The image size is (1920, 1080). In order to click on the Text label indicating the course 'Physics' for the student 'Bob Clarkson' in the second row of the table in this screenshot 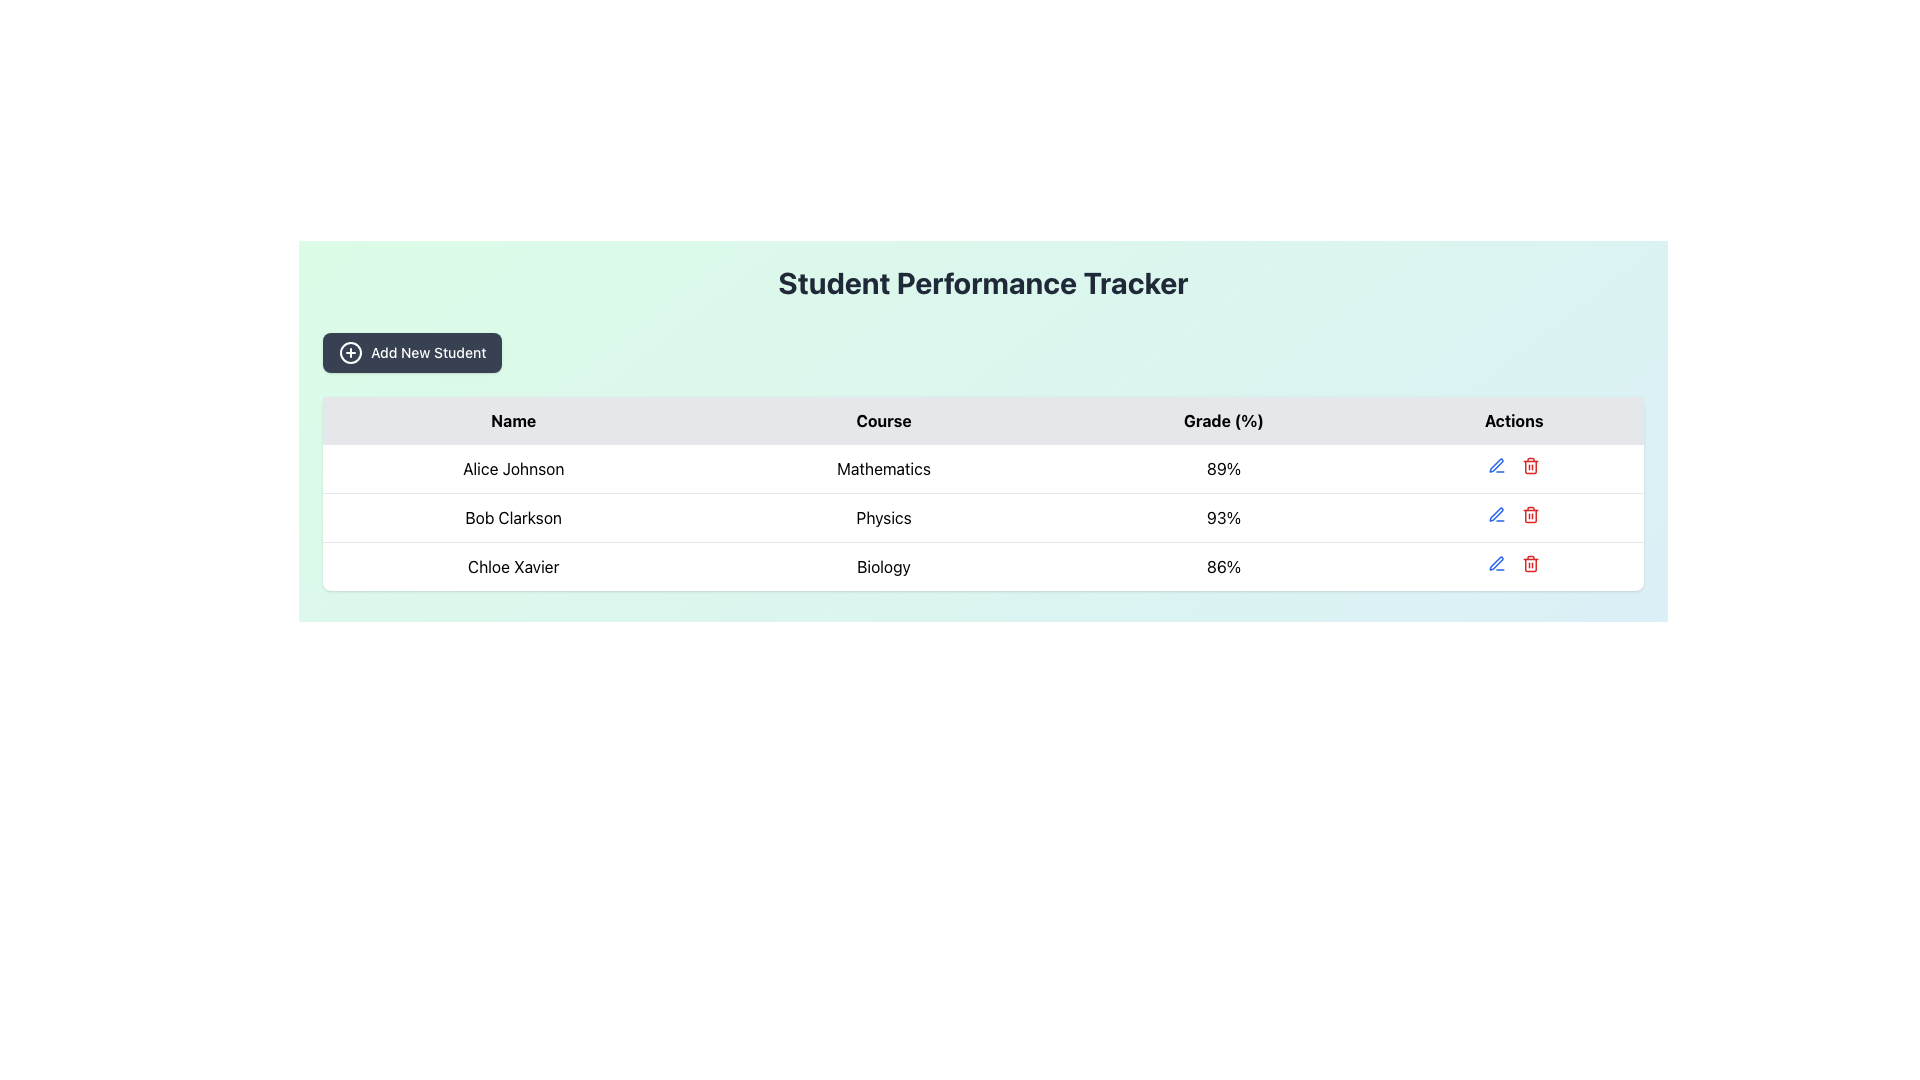, I will do `click(882, 516)`.